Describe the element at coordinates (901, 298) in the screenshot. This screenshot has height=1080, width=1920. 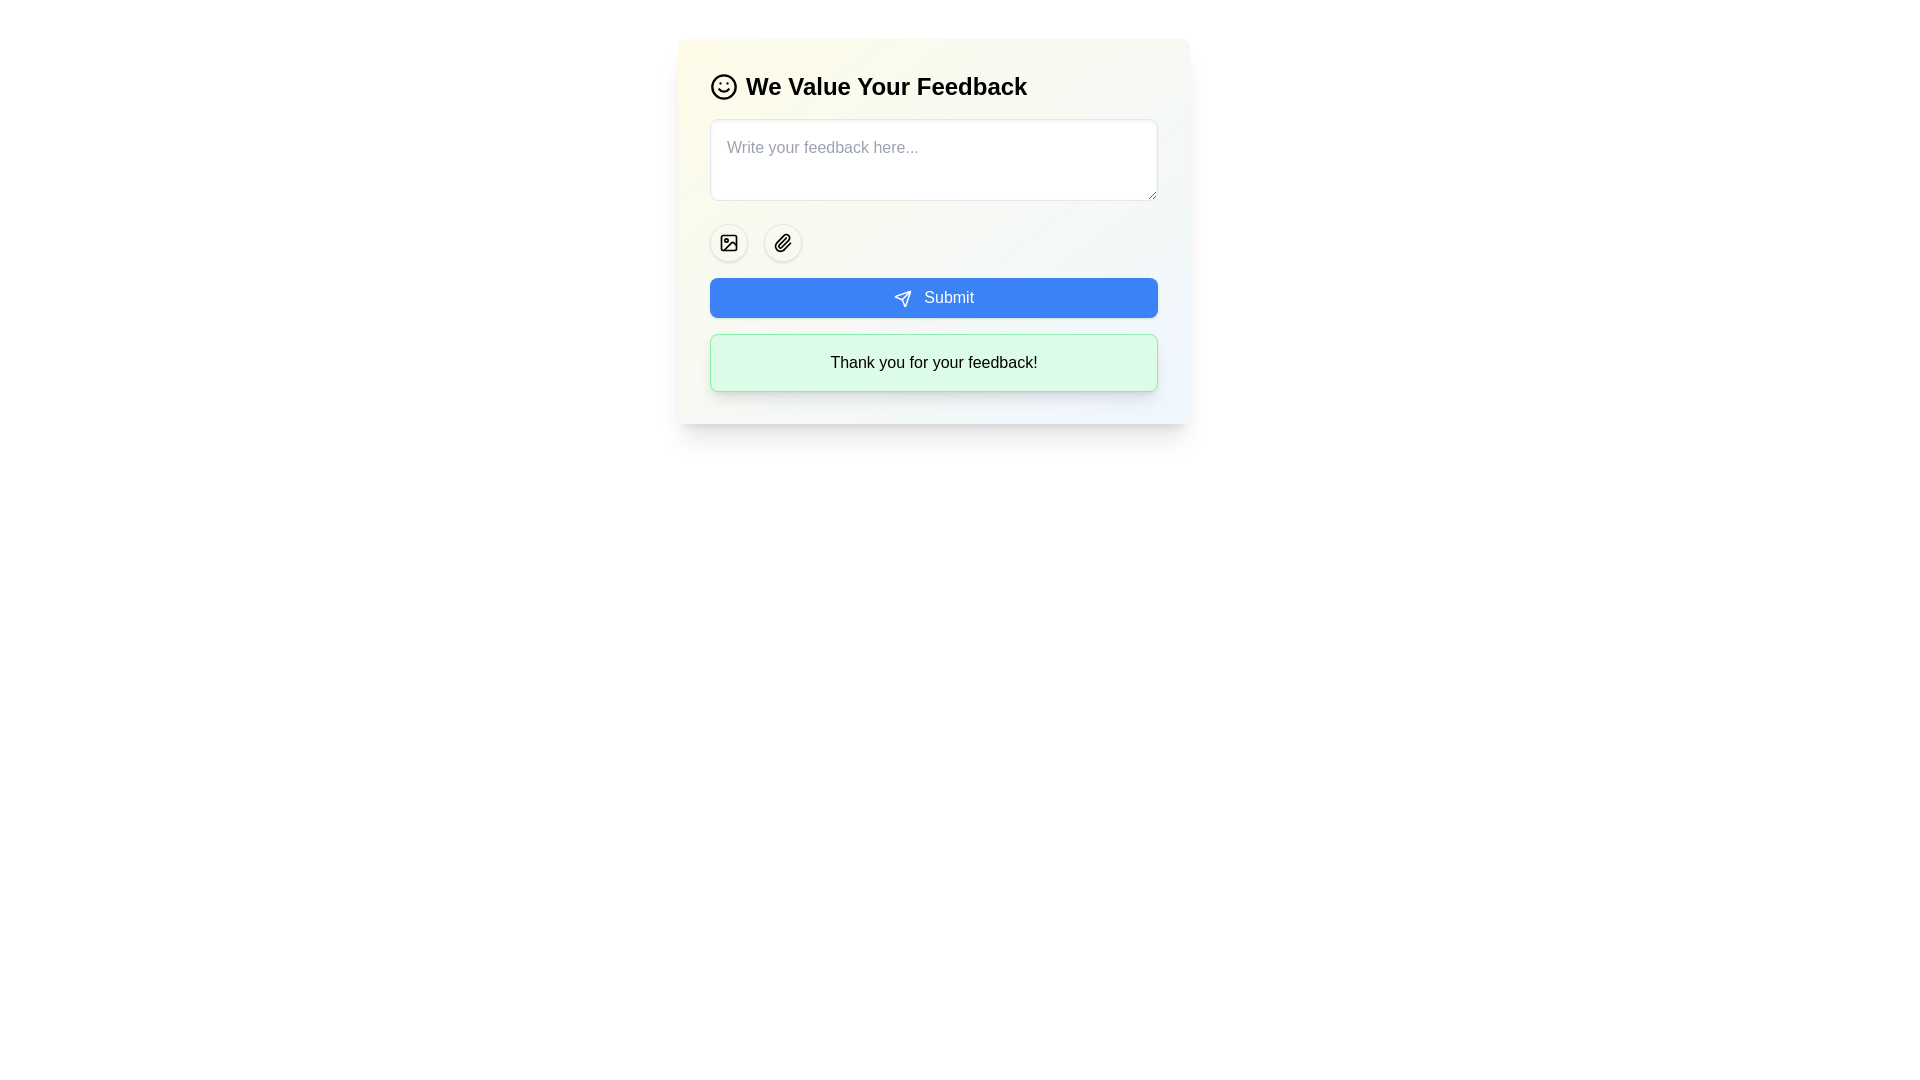
I see `the paper plane icon with a blue background that is part of the 'Submit' button` at that location.